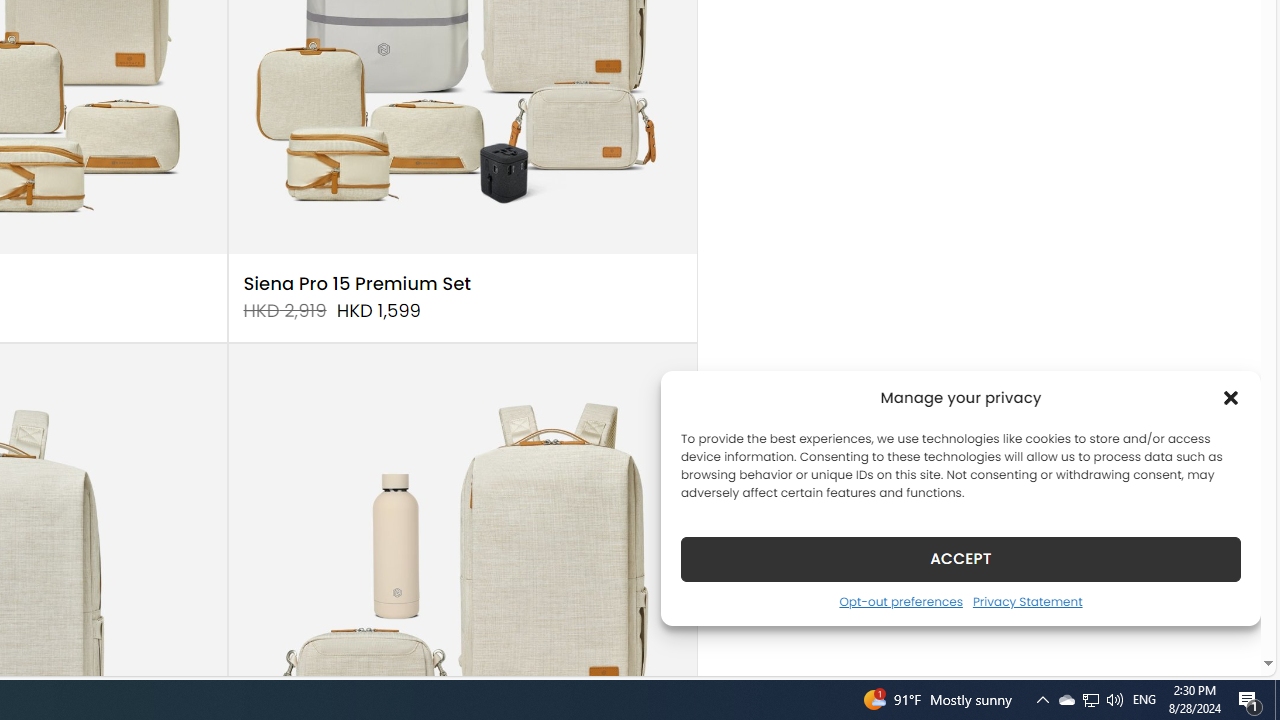 This screenshot has height=720, width=1280. I want to click on 'Opt-out preferences', so click(899, 600).